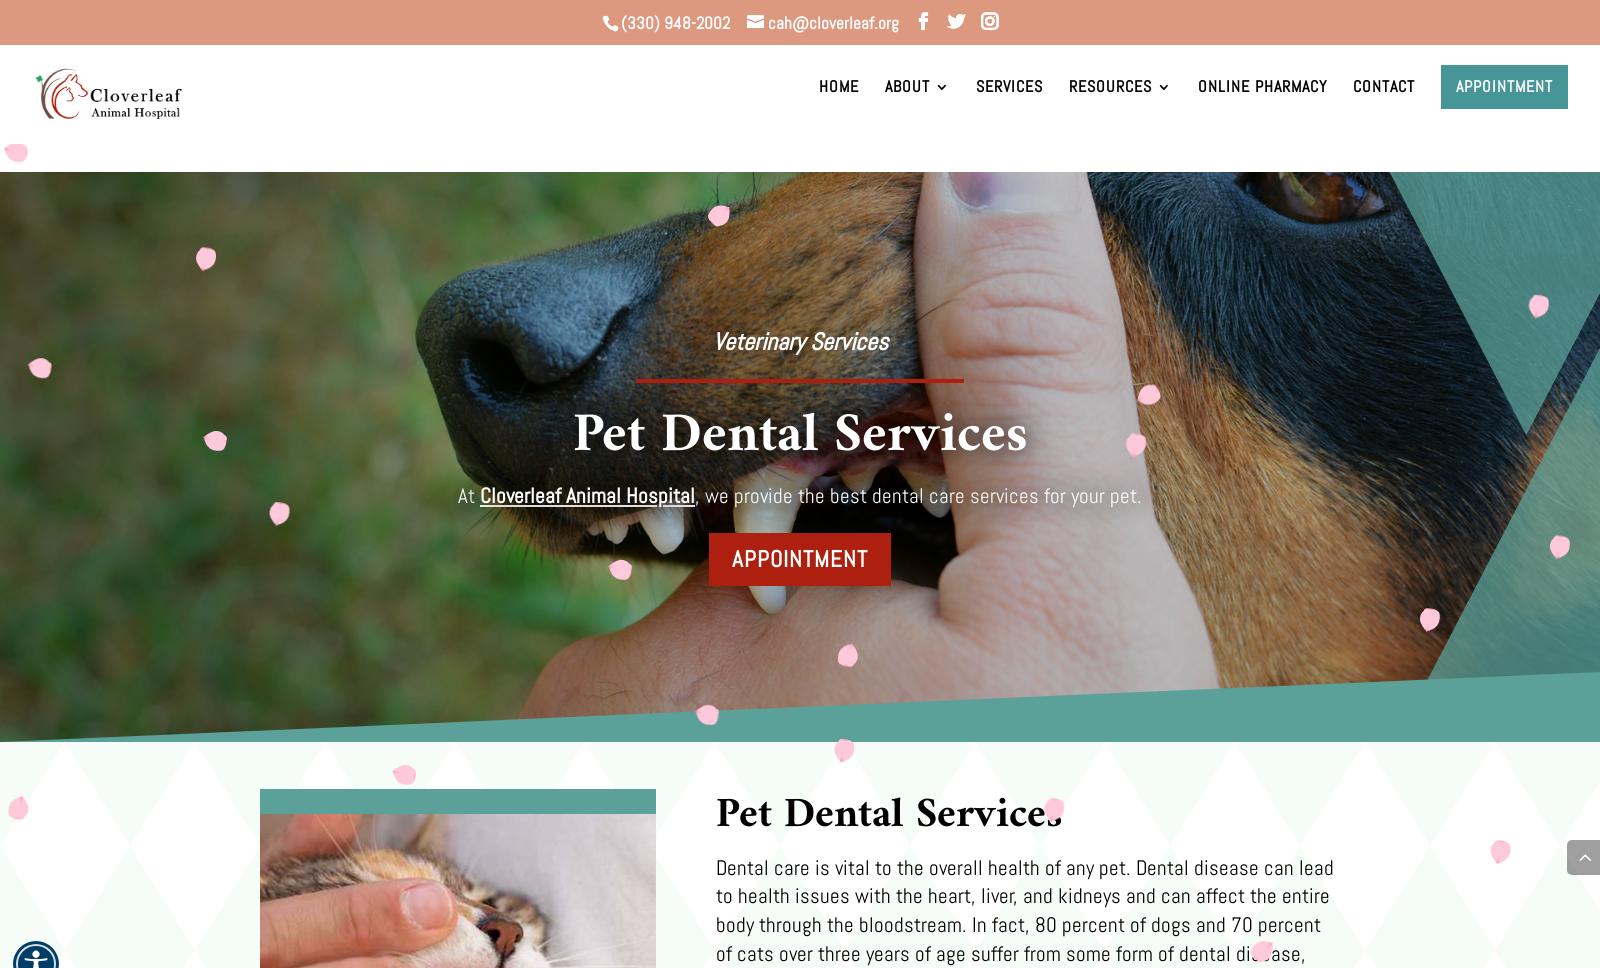 This screenshot has width=1600, height=968. I want to click on 'Cloverleaf Animal Hospital', so click(586, 495).